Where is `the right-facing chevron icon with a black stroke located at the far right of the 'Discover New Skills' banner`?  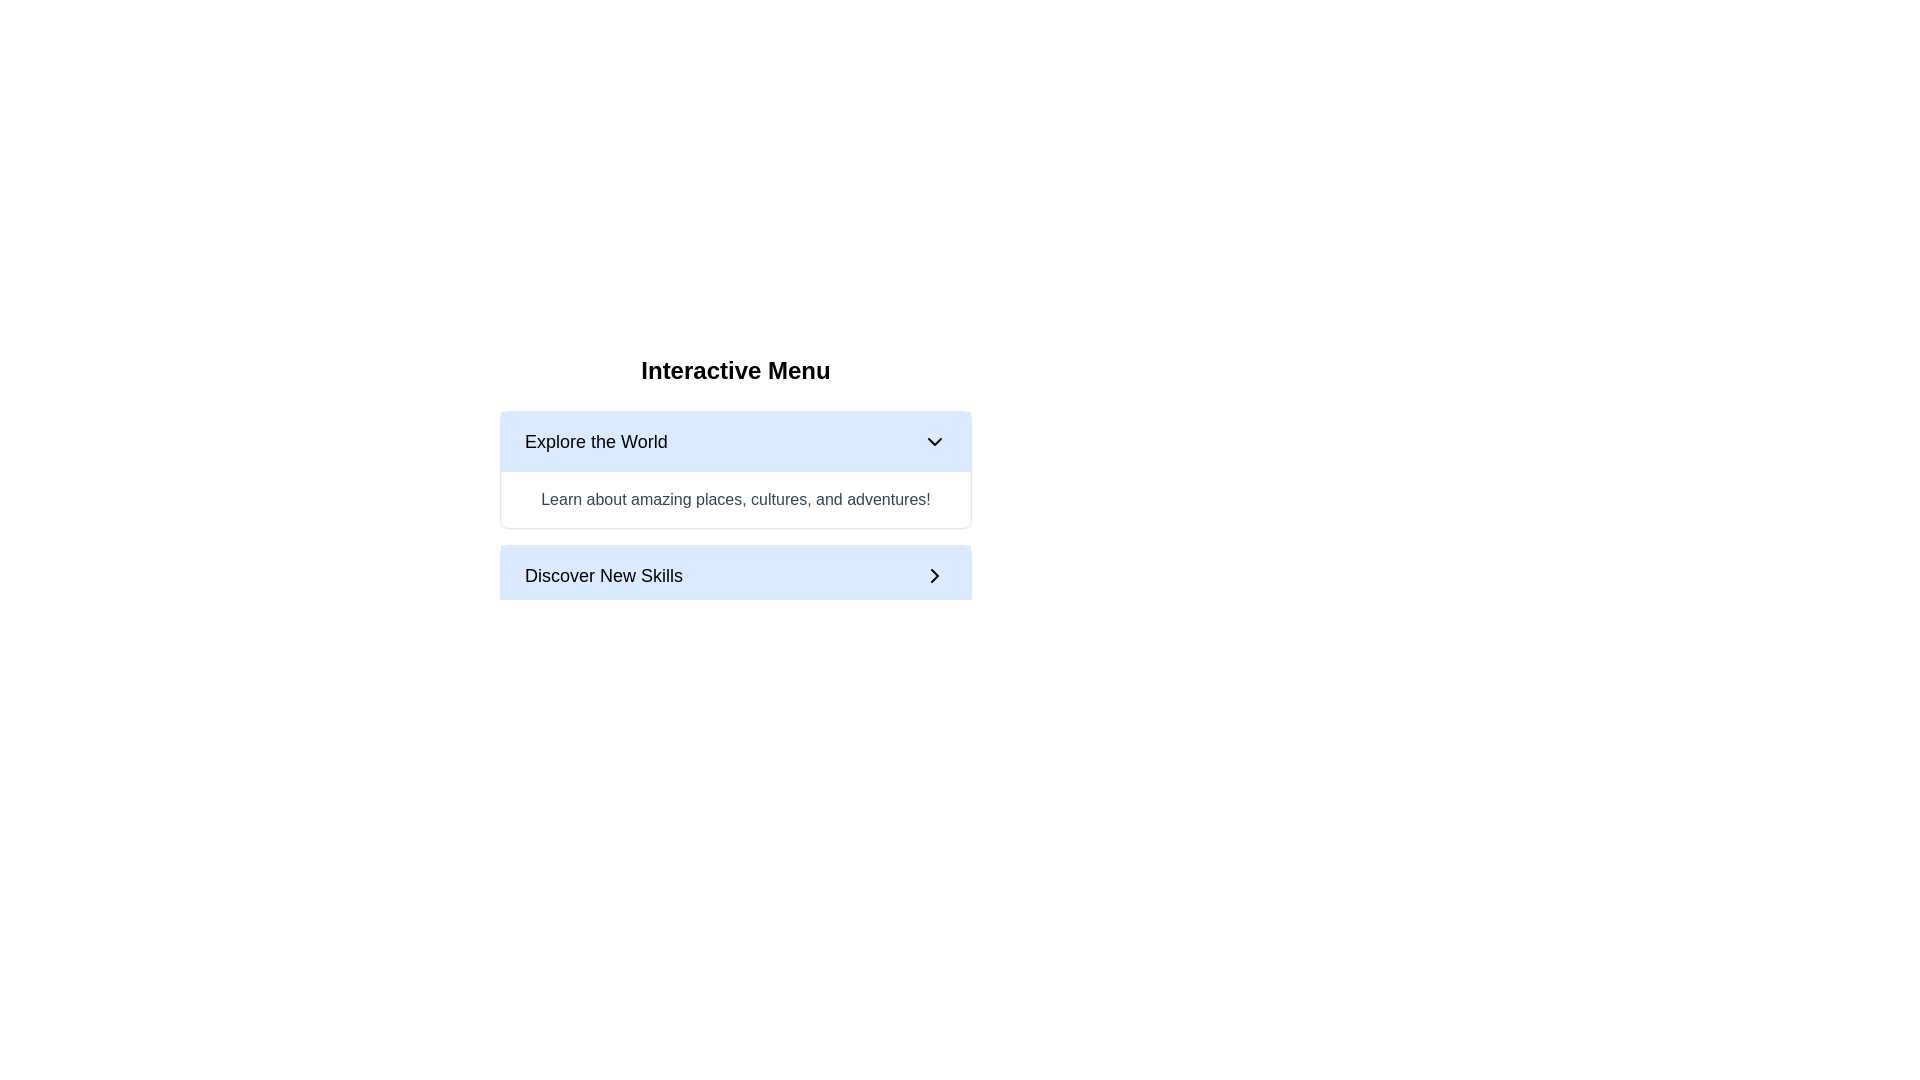
the right-facing chevron icon with a black stroke located at the far right of the 'Discover New Skills' banner is located at coordinates (934, 575).